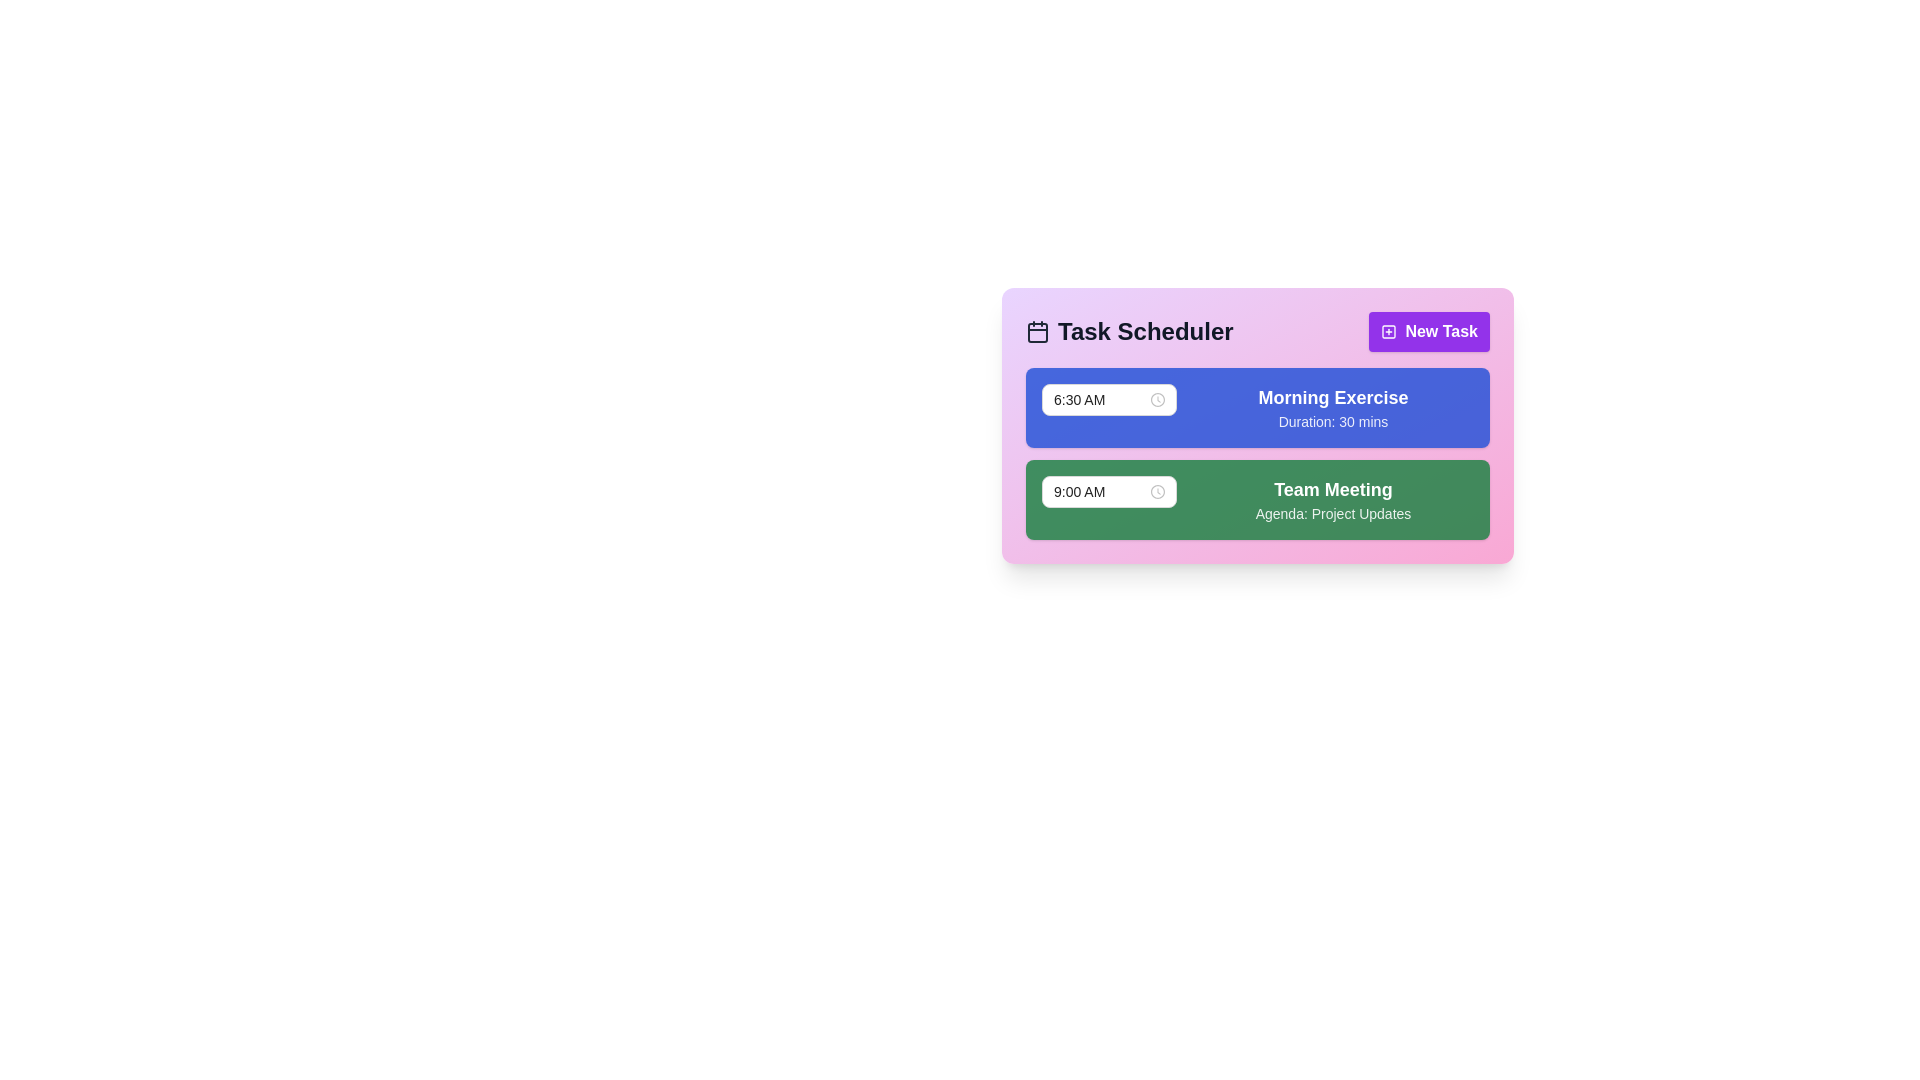  Describe the element at coordinates (1256, 424) in the screenshot. I see `the 'Morning Exercise' and 'Team Meeting' sections of the vibrant panel` at that location.